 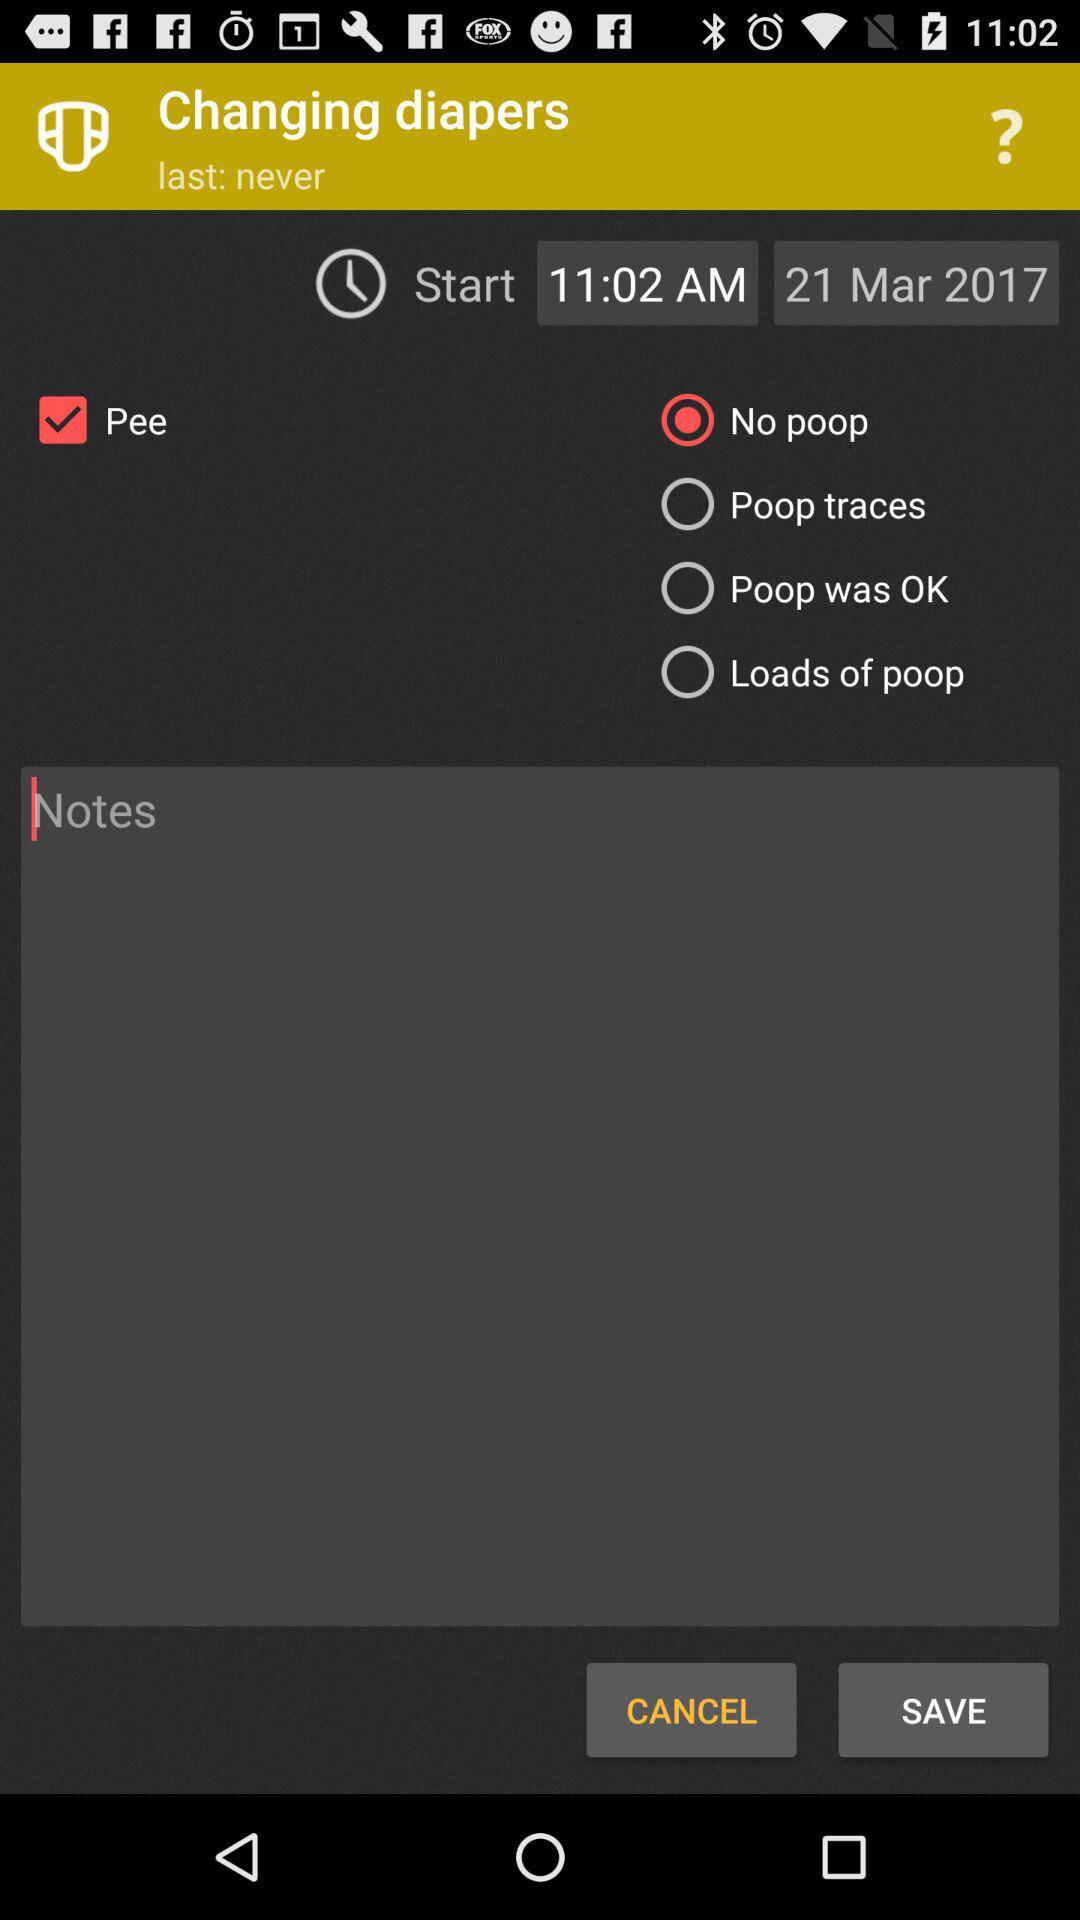 I want to click on get help options, so click(x=1006, y=135).